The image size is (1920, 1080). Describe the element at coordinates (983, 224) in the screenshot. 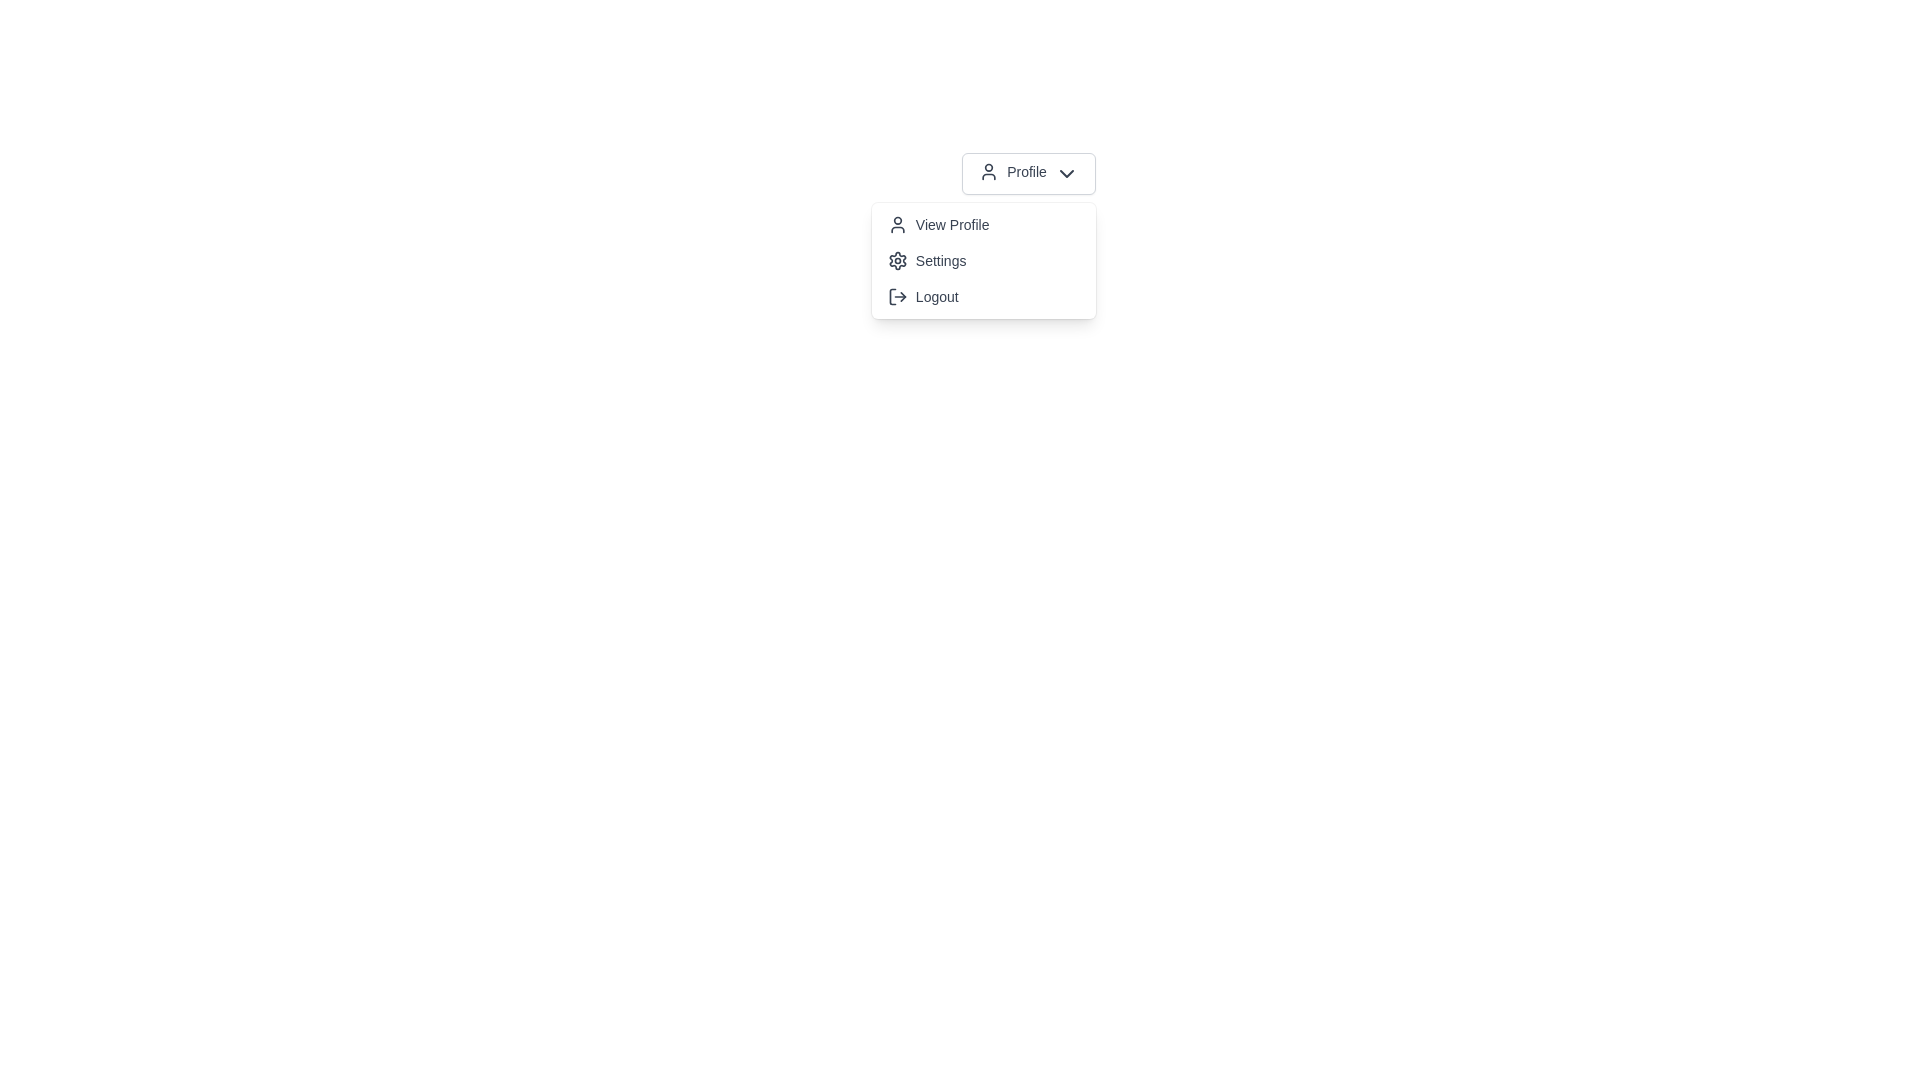

I see `the profile navigation button located at the top of the dropdown menu` at that location.